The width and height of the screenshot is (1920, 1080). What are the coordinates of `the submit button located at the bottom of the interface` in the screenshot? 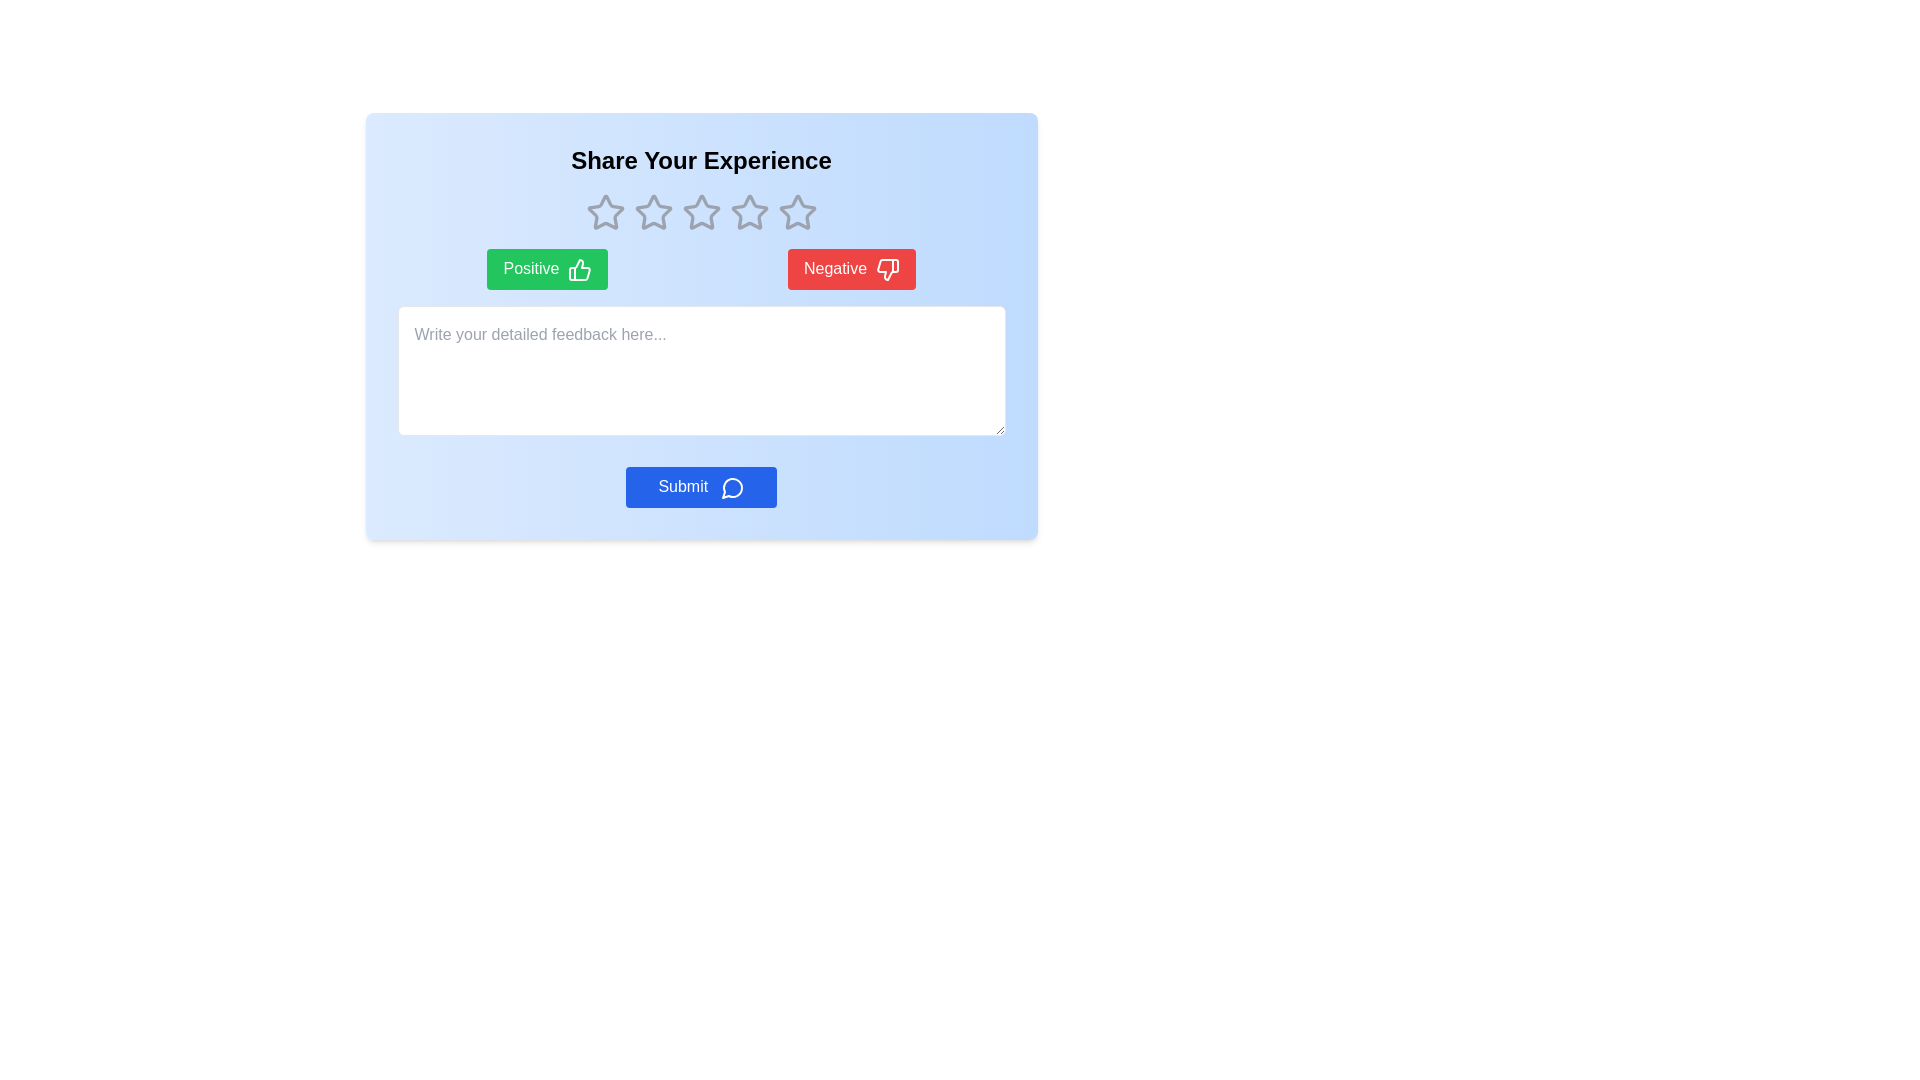 It's located at (701, 487).